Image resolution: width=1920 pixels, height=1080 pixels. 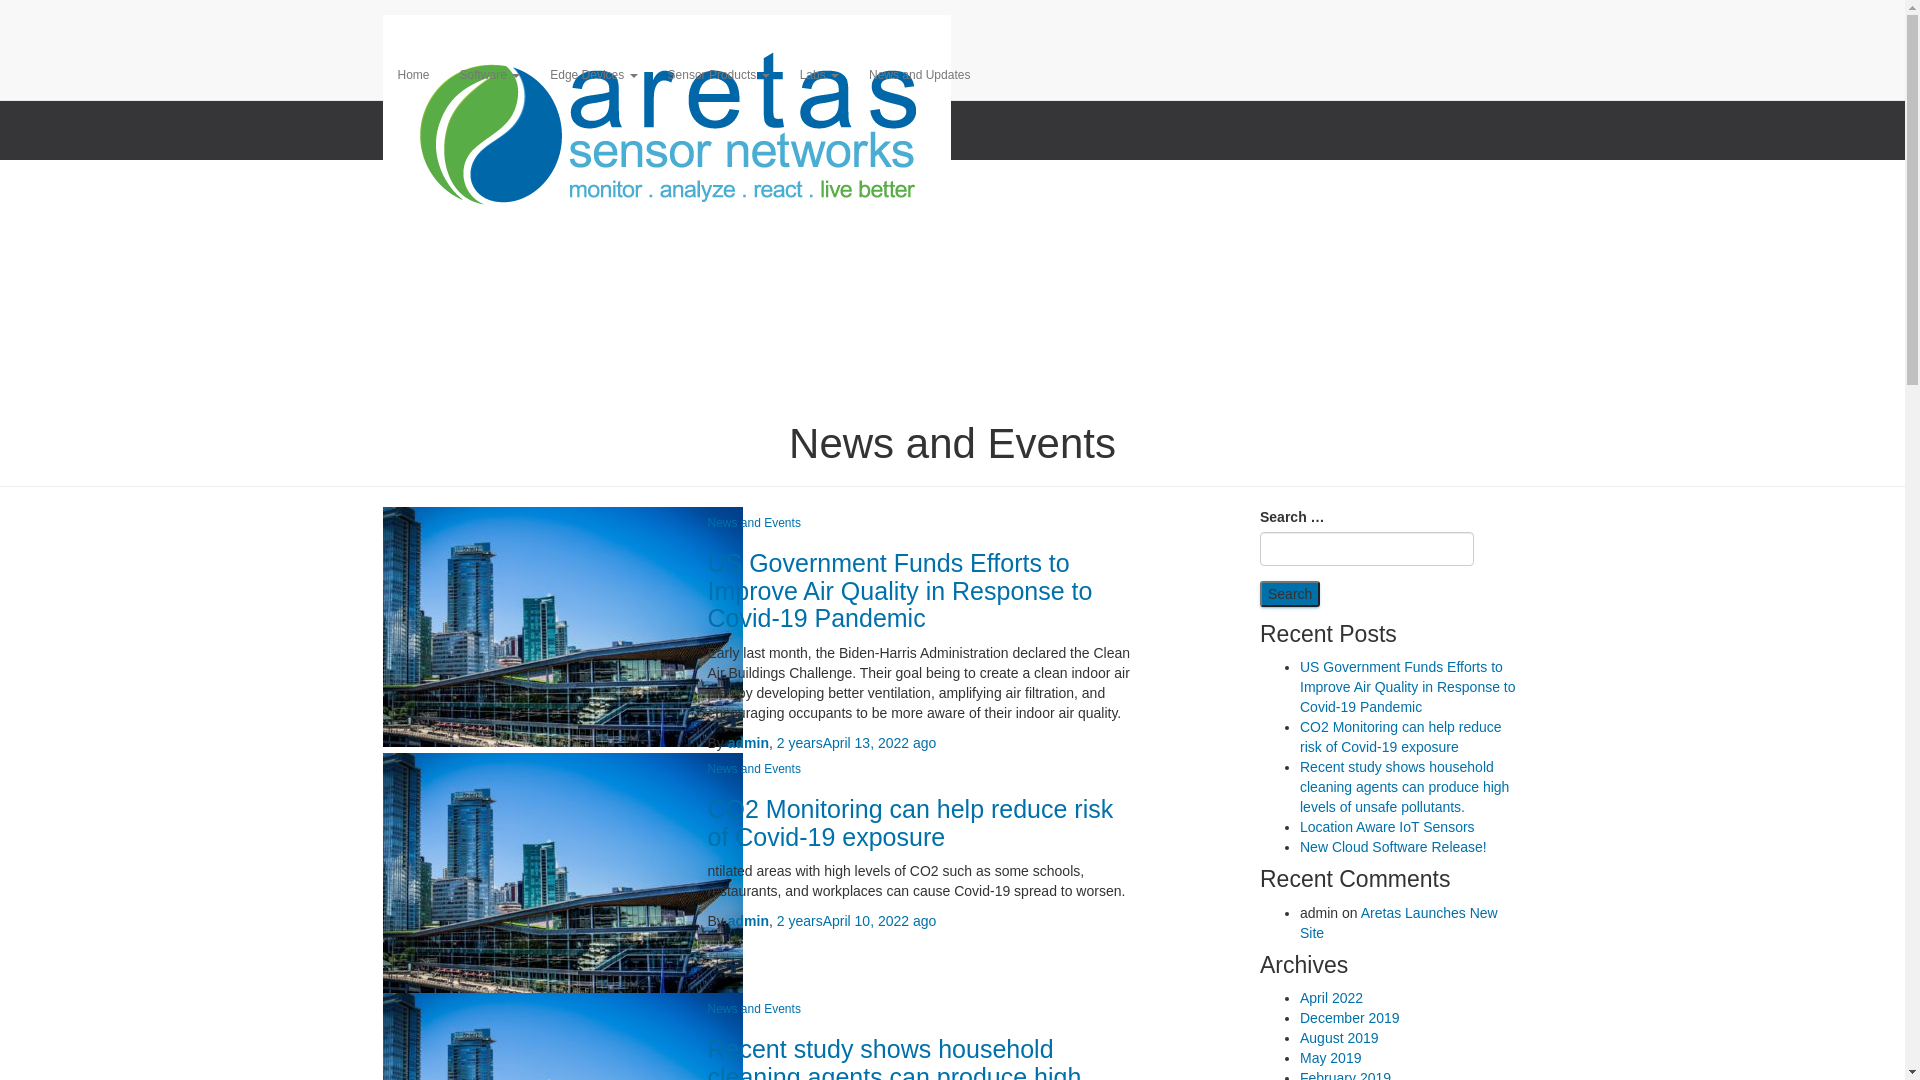 What do you see at coordinates (411, 73) in the screenshot?
I see `'Home'` at bounding box center [411, 73].